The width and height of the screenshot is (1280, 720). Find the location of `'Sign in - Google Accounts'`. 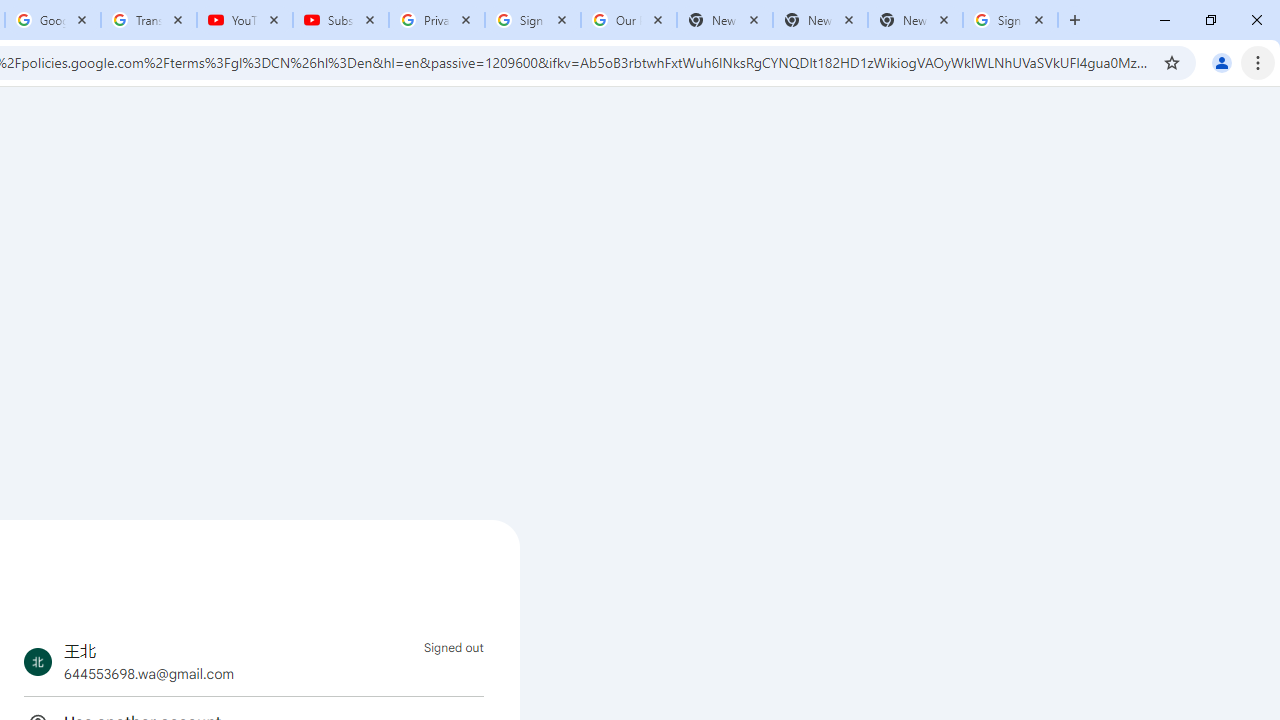

'Sign in - Google Accounts' is located at coordinates (533, 20).